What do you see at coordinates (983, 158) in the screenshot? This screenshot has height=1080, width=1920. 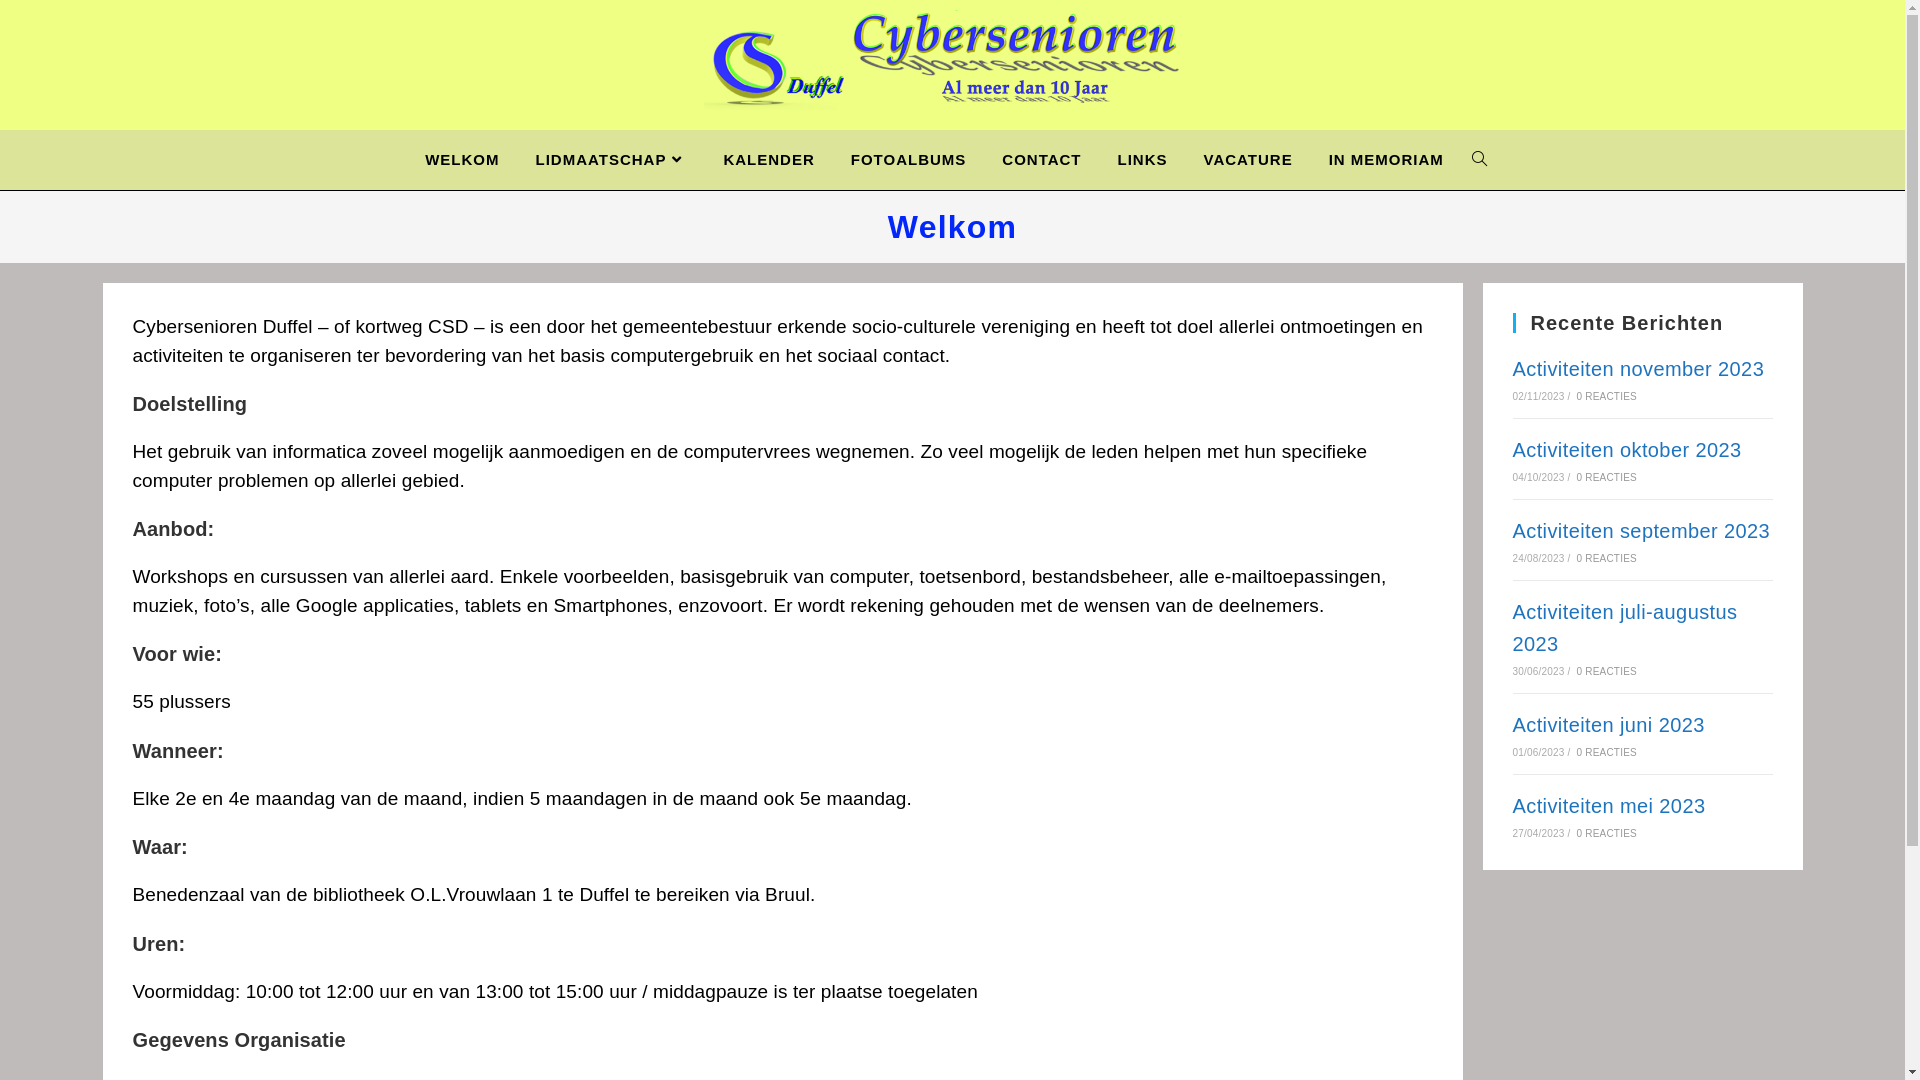 I see `'CONTACT'` at bounding box center [983, 158].